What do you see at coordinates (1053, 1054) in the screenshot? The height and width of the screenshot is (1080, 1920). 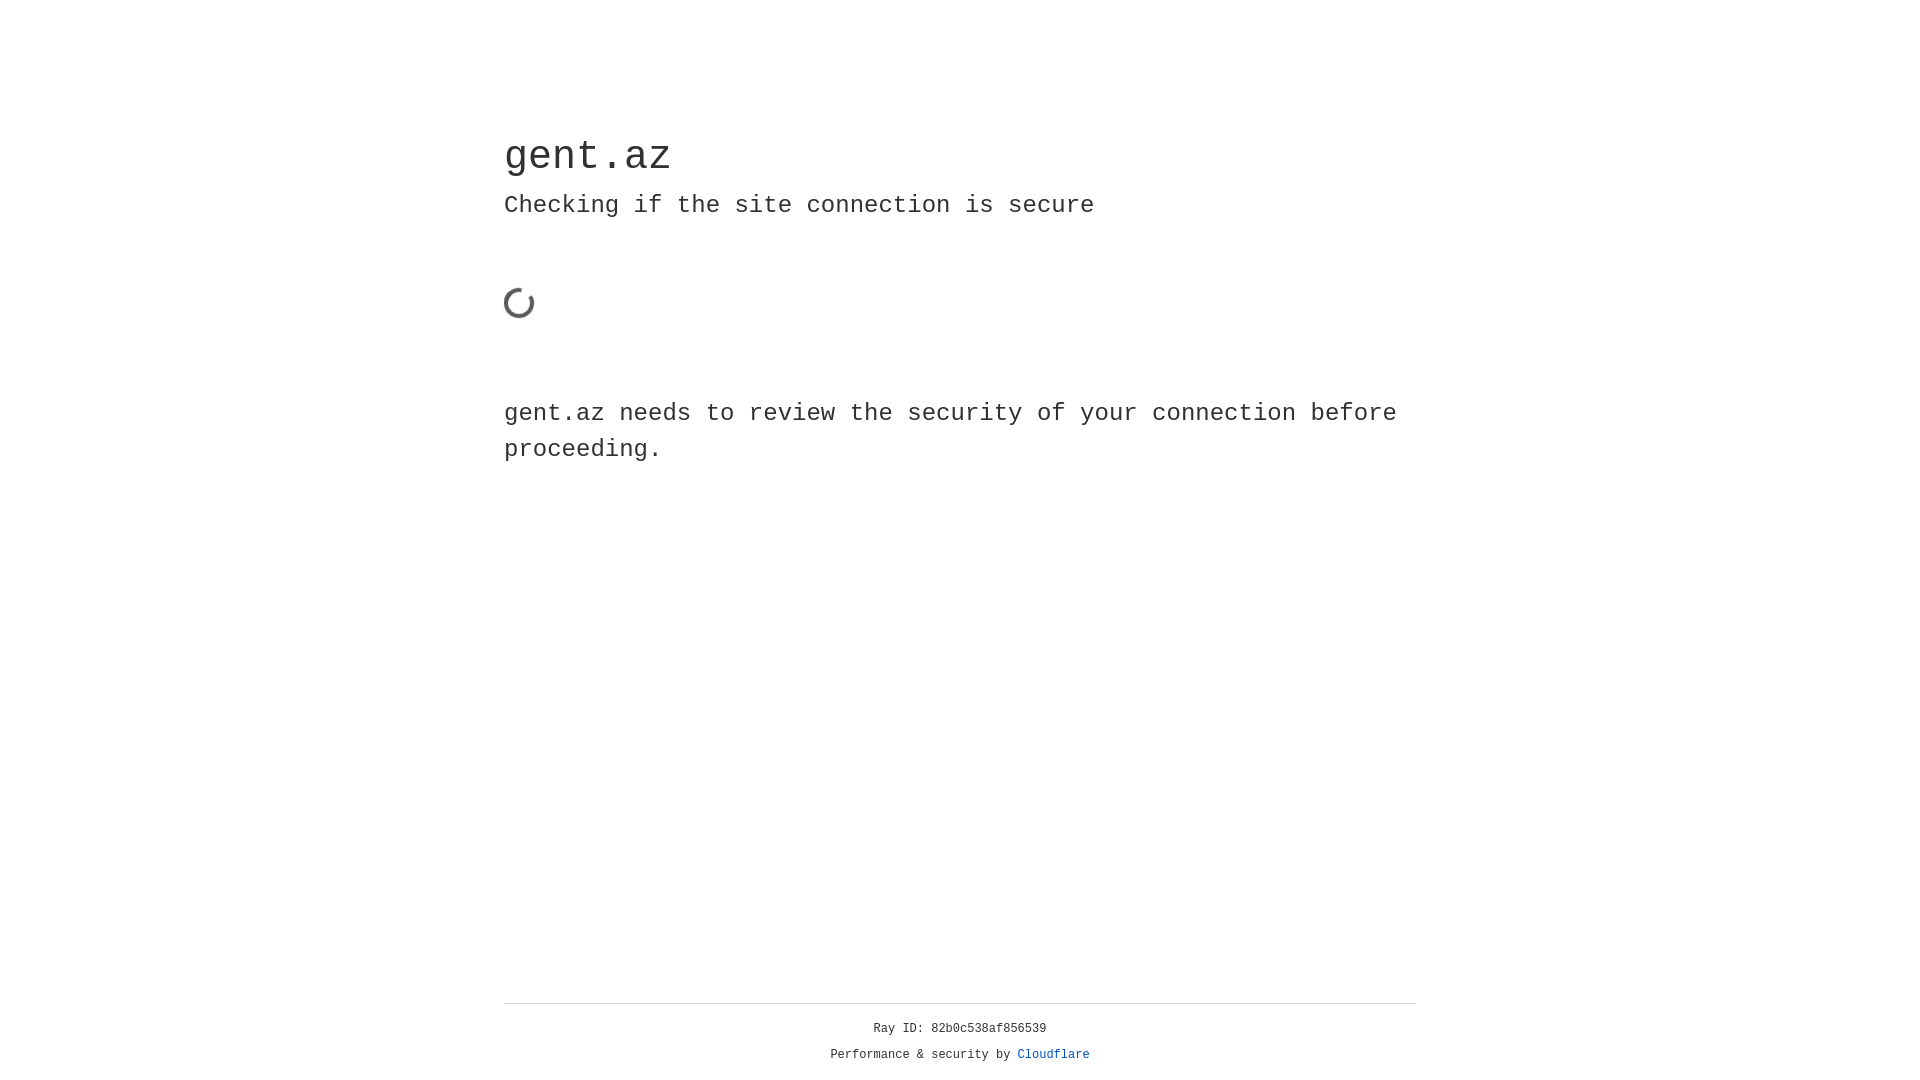 I see `'Cloudflare'` at bounding box center [1053, 1054].